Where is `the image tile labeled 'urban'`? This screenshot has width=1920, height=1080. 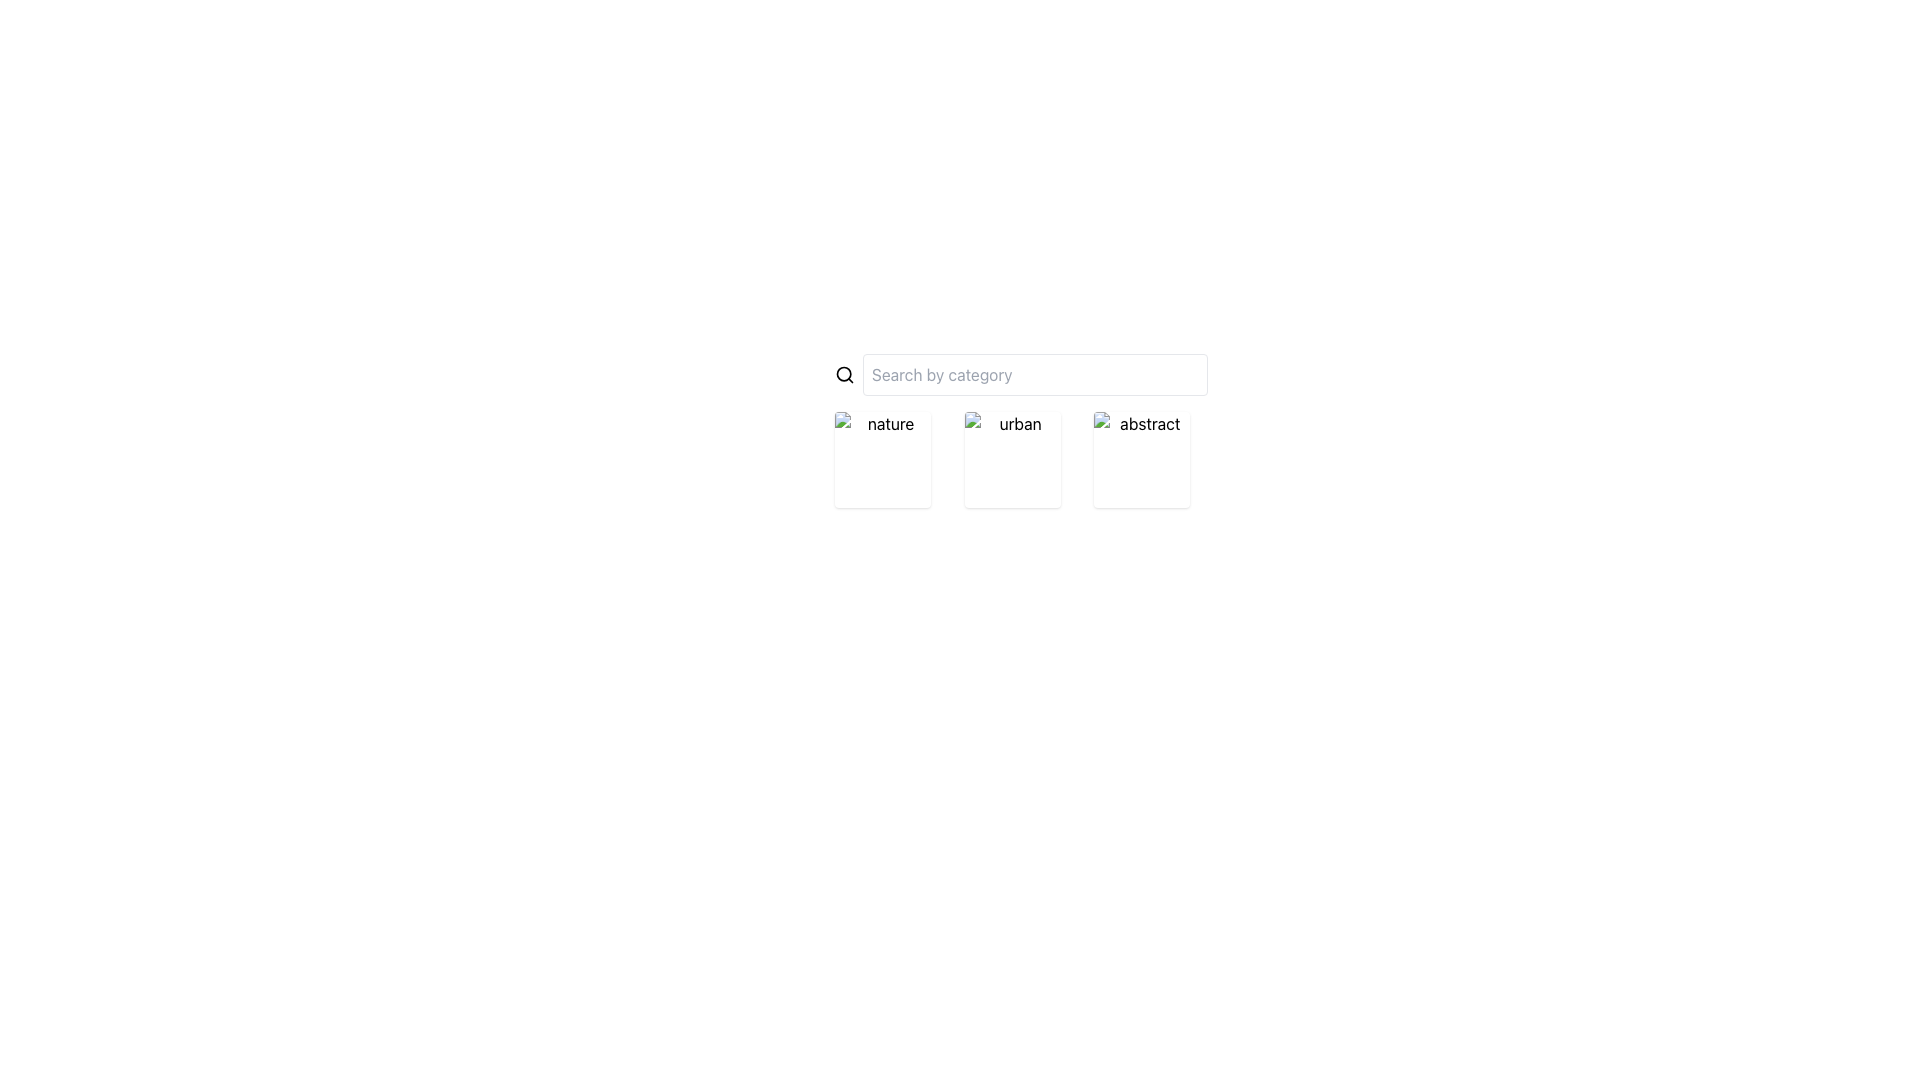 the image tile labeled 'urban' is located at coordinates (1012, 459).